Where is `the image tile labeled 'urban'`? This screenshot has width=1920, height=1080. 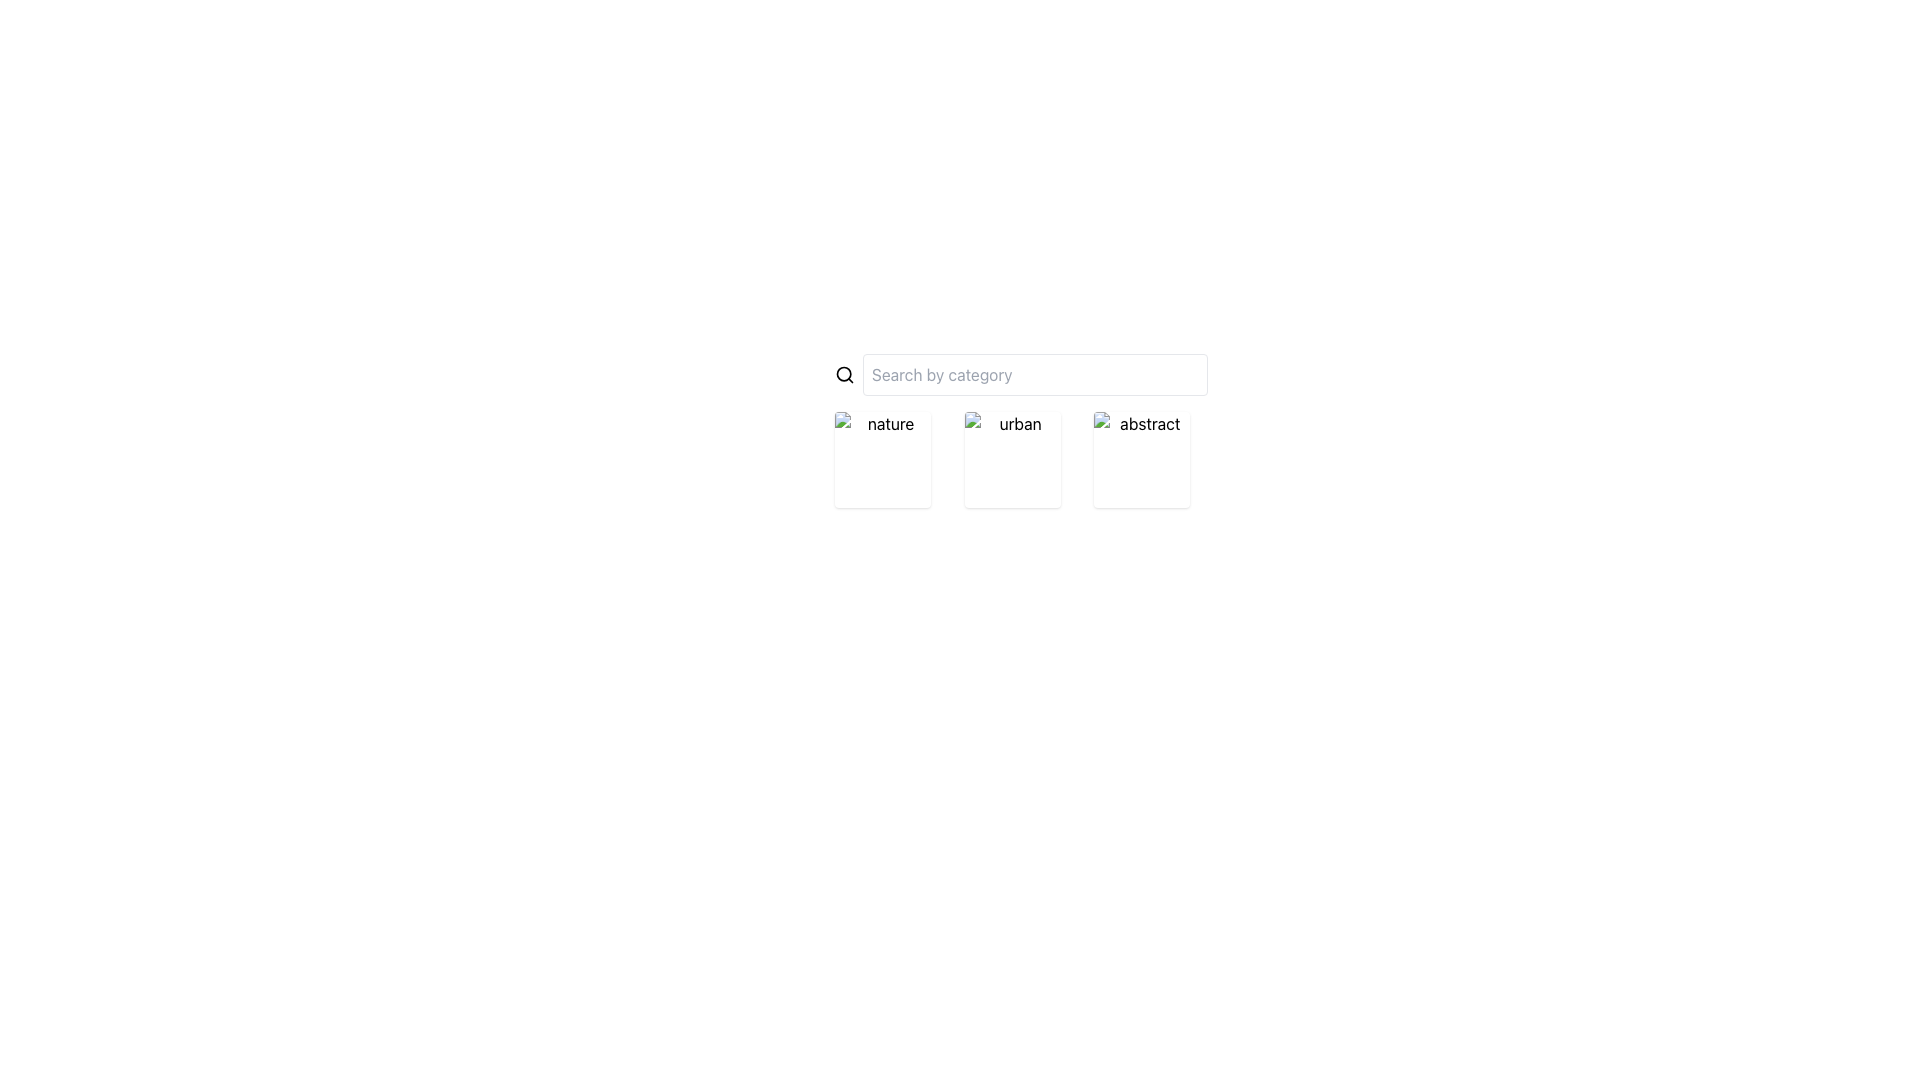 the image tile labeled 'urban' is located at coordinates (1012, 459).